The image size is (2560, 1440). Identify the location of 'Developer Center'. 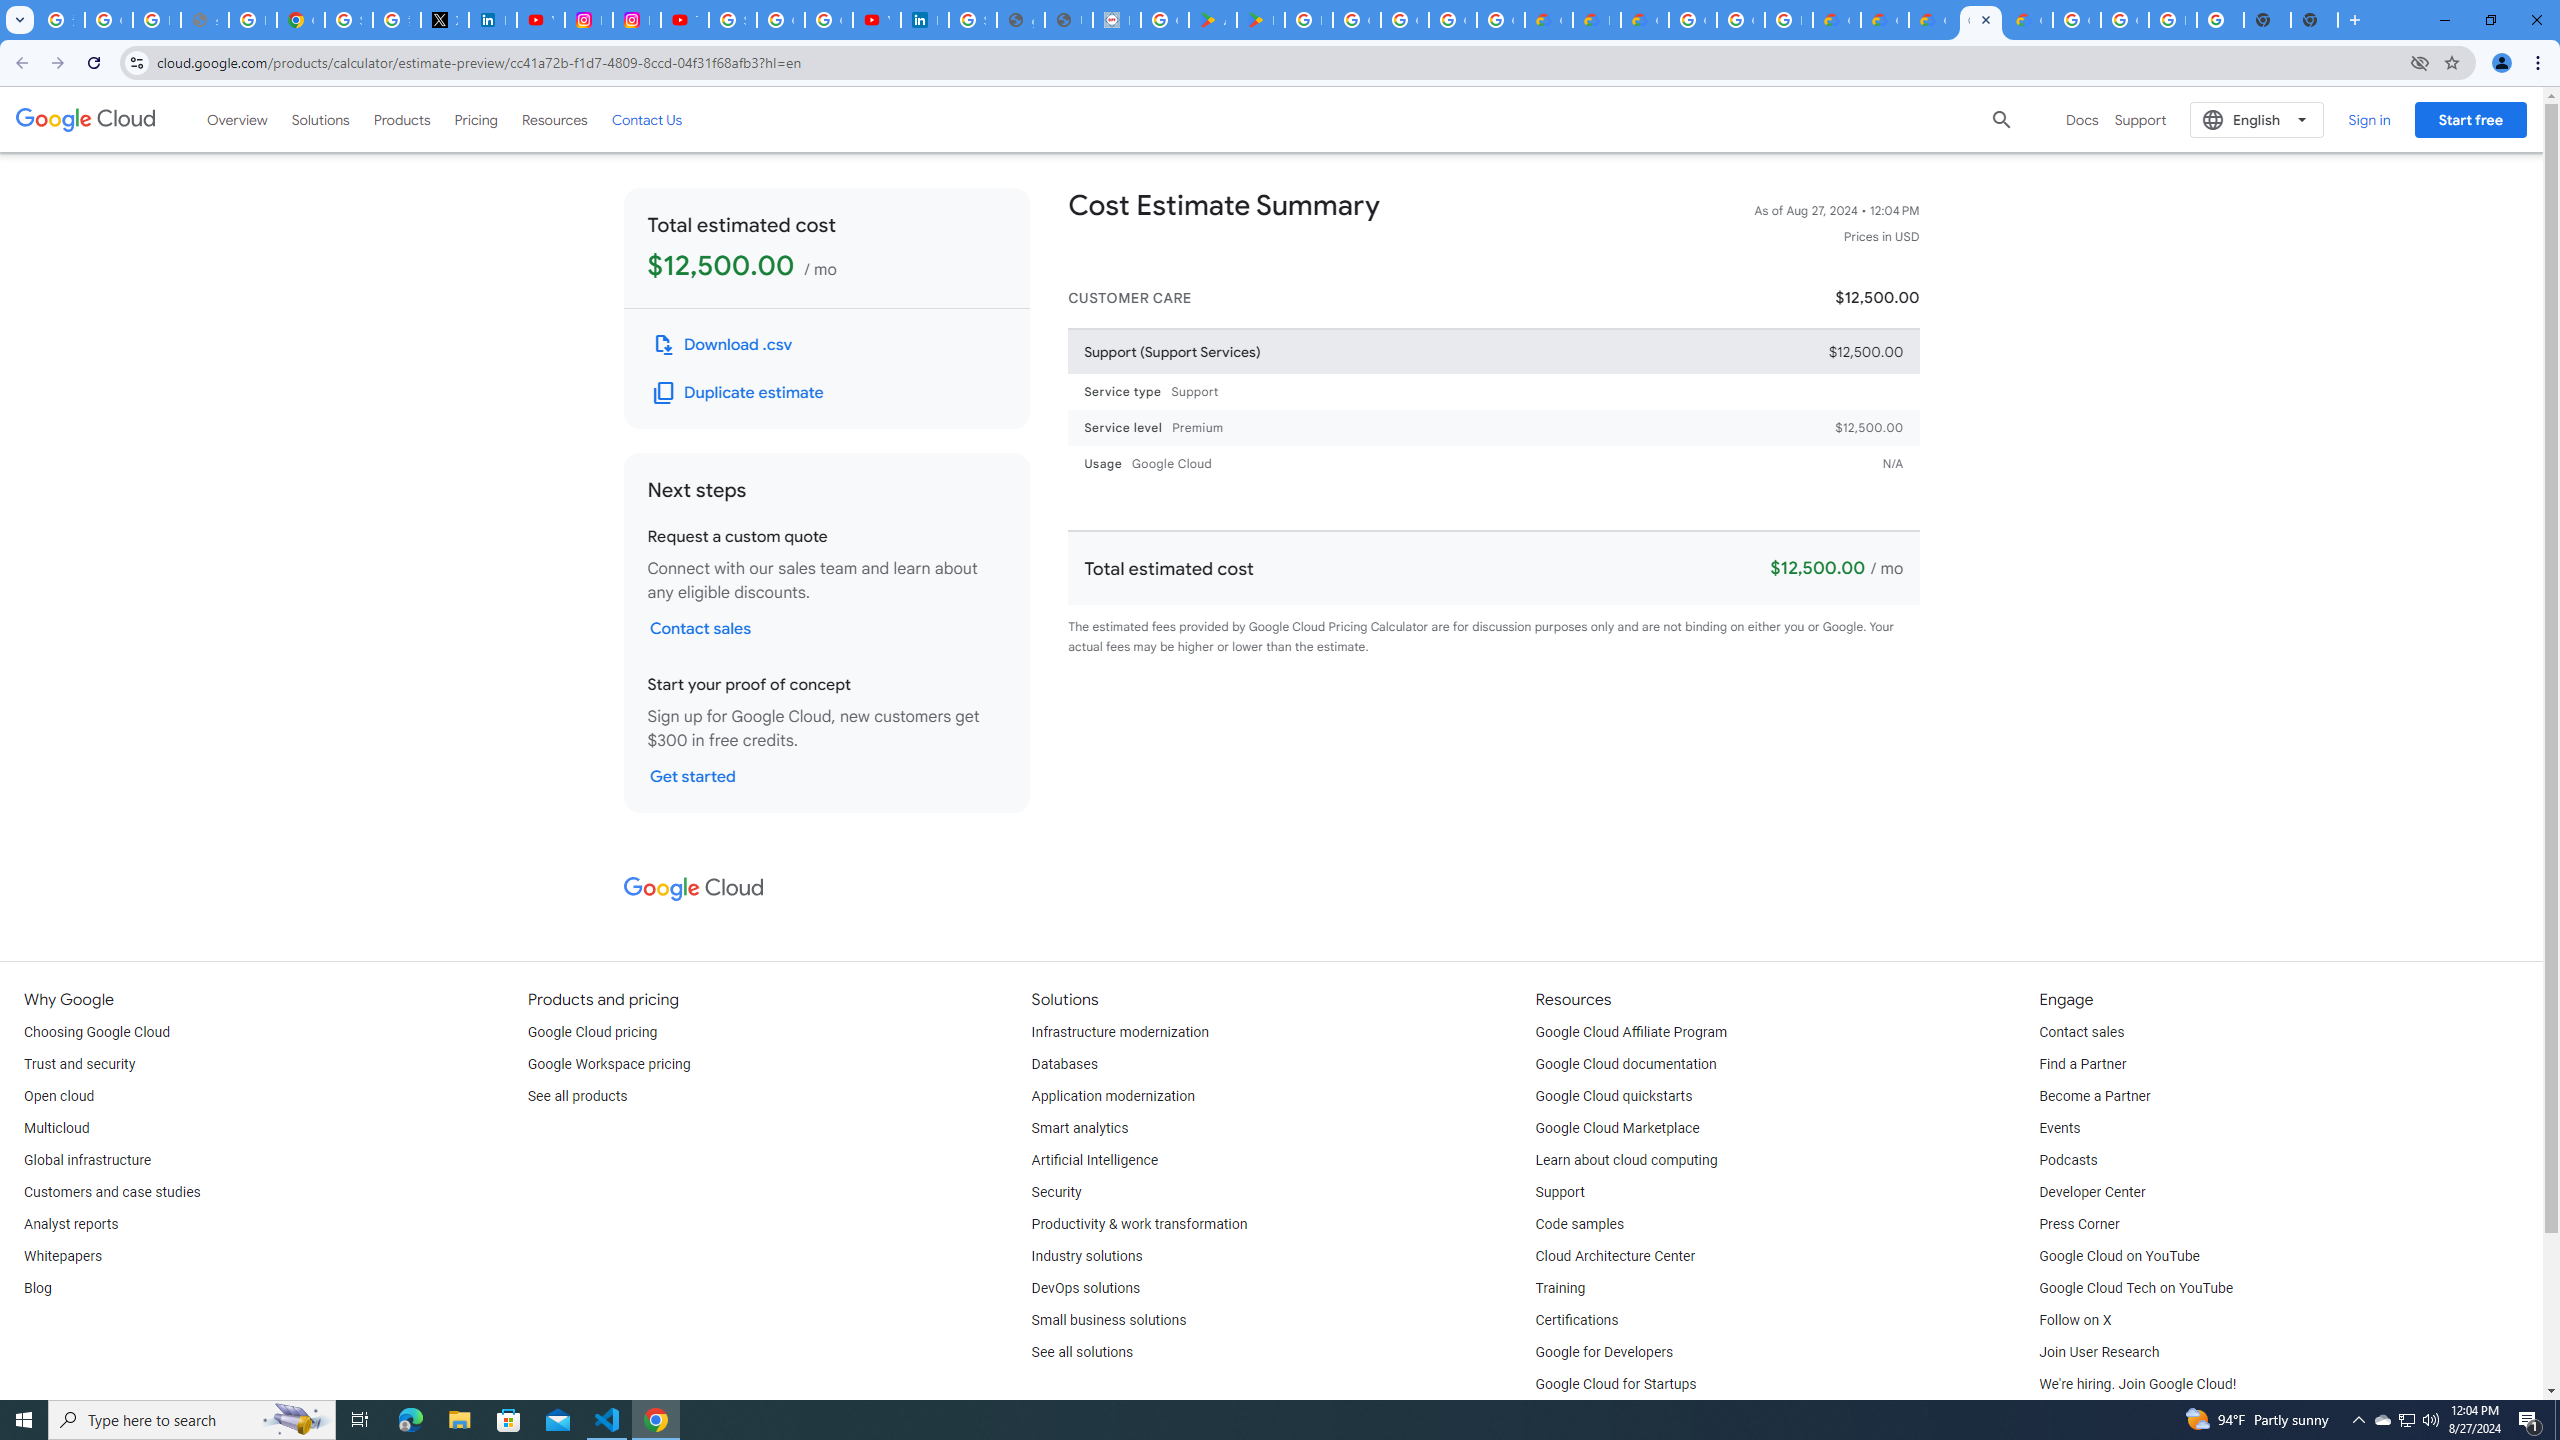
(2091, 1192).